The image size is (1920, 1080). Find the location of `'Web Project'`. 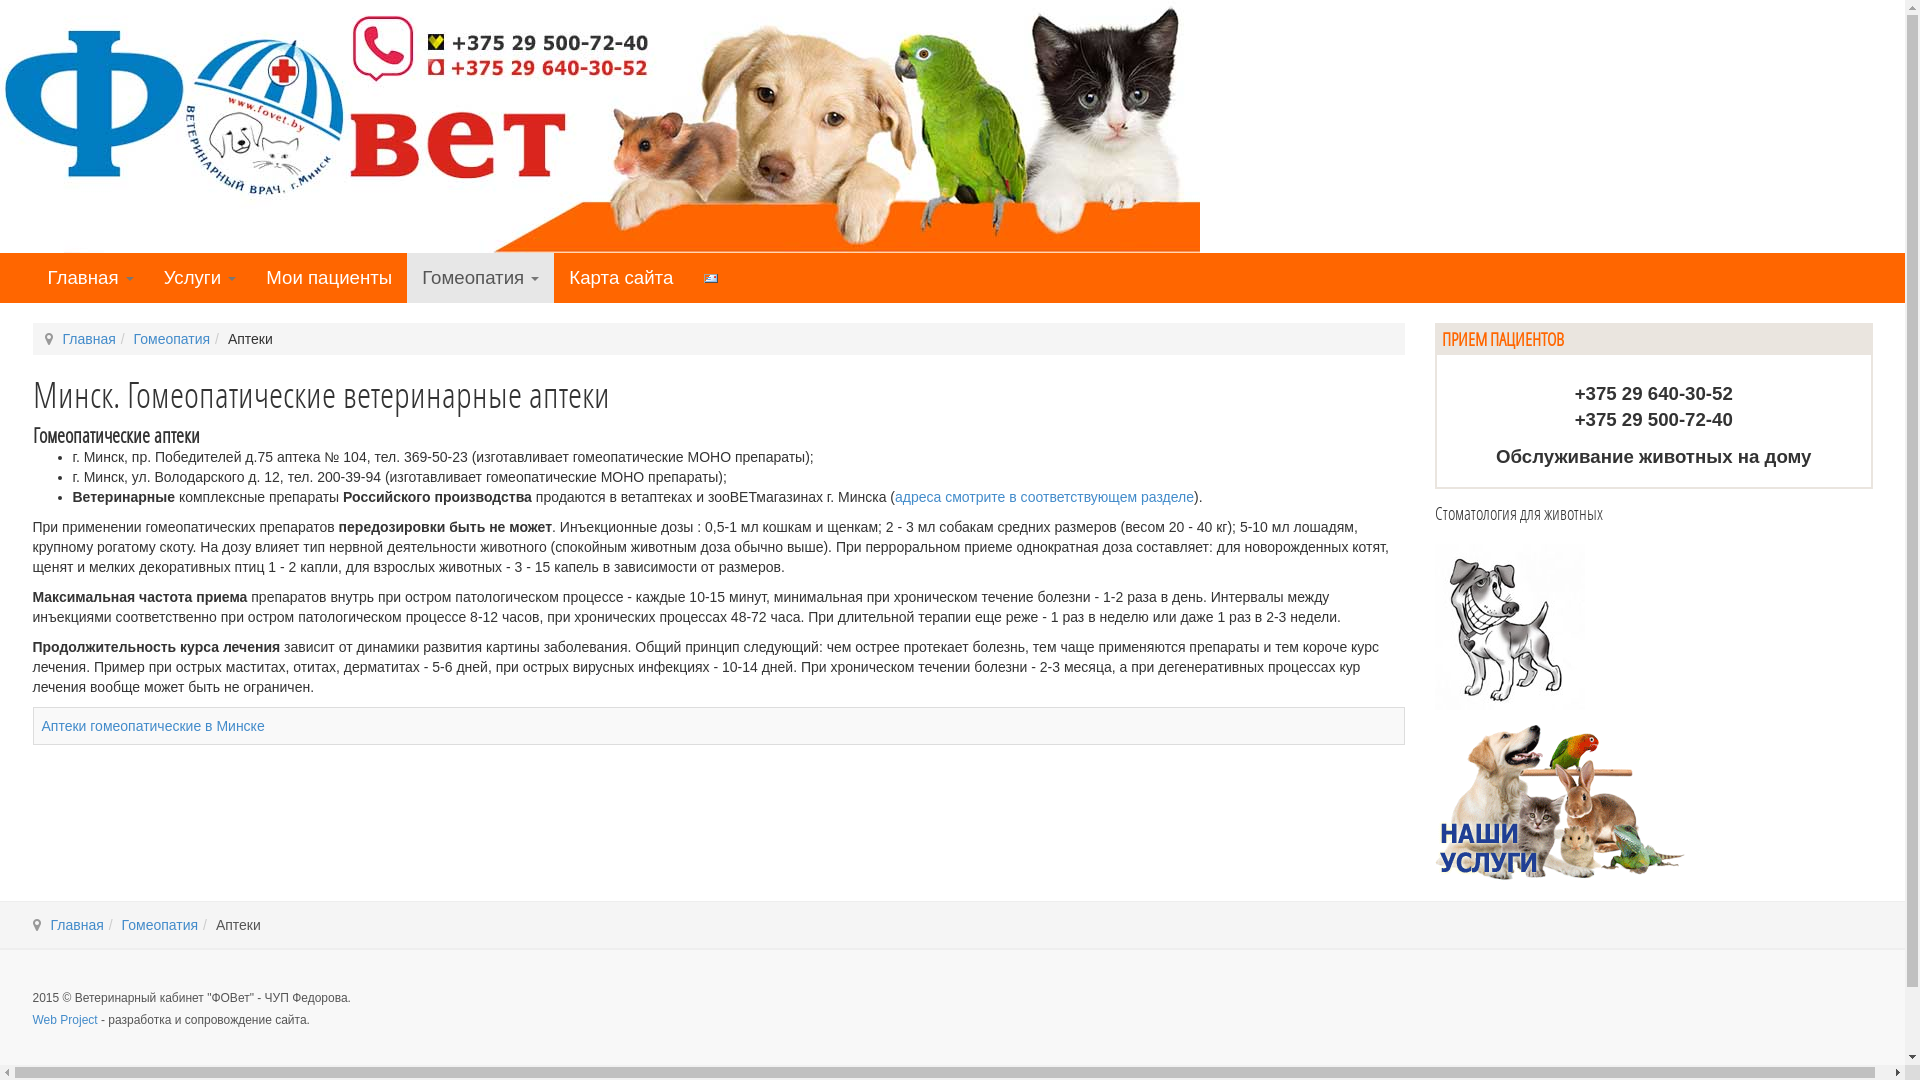

'Web Project' is located at coordinates (64, 1019).